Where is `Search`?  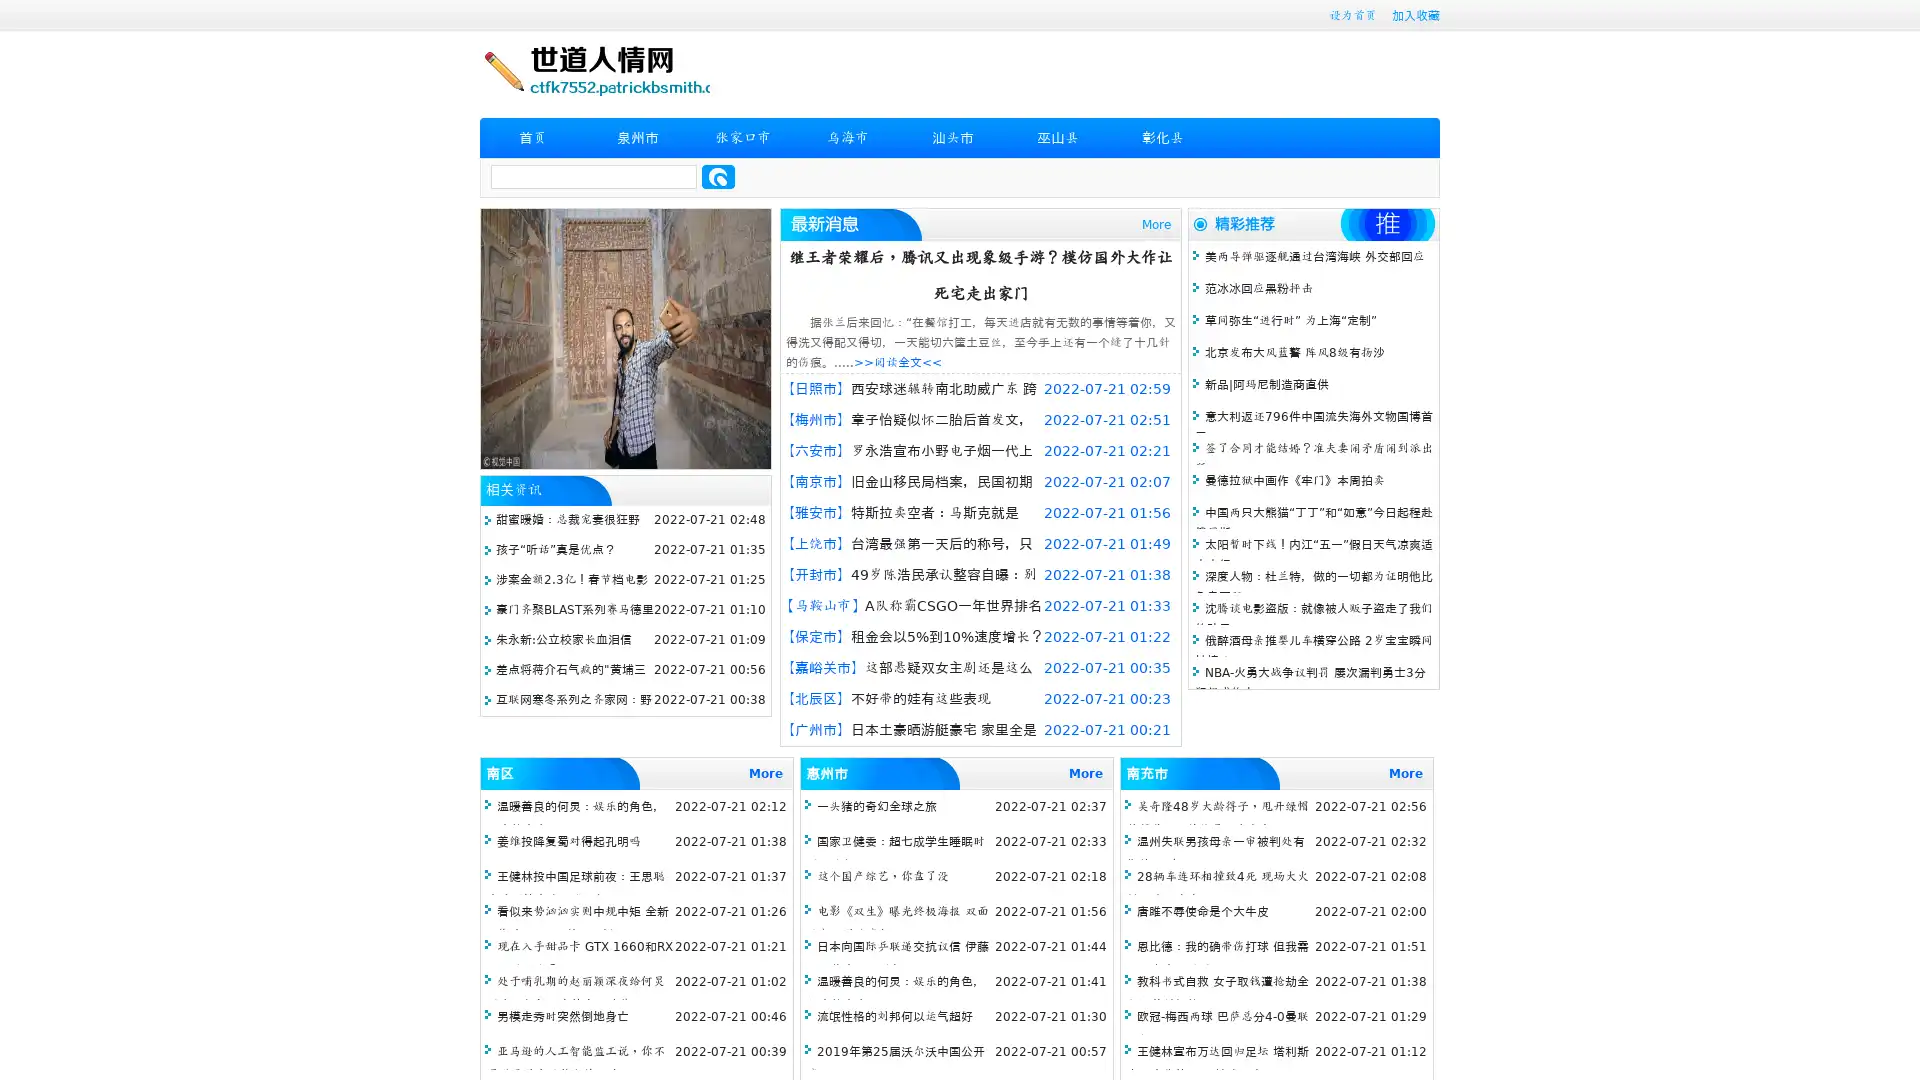
Search is located at coordinates (718, 176).